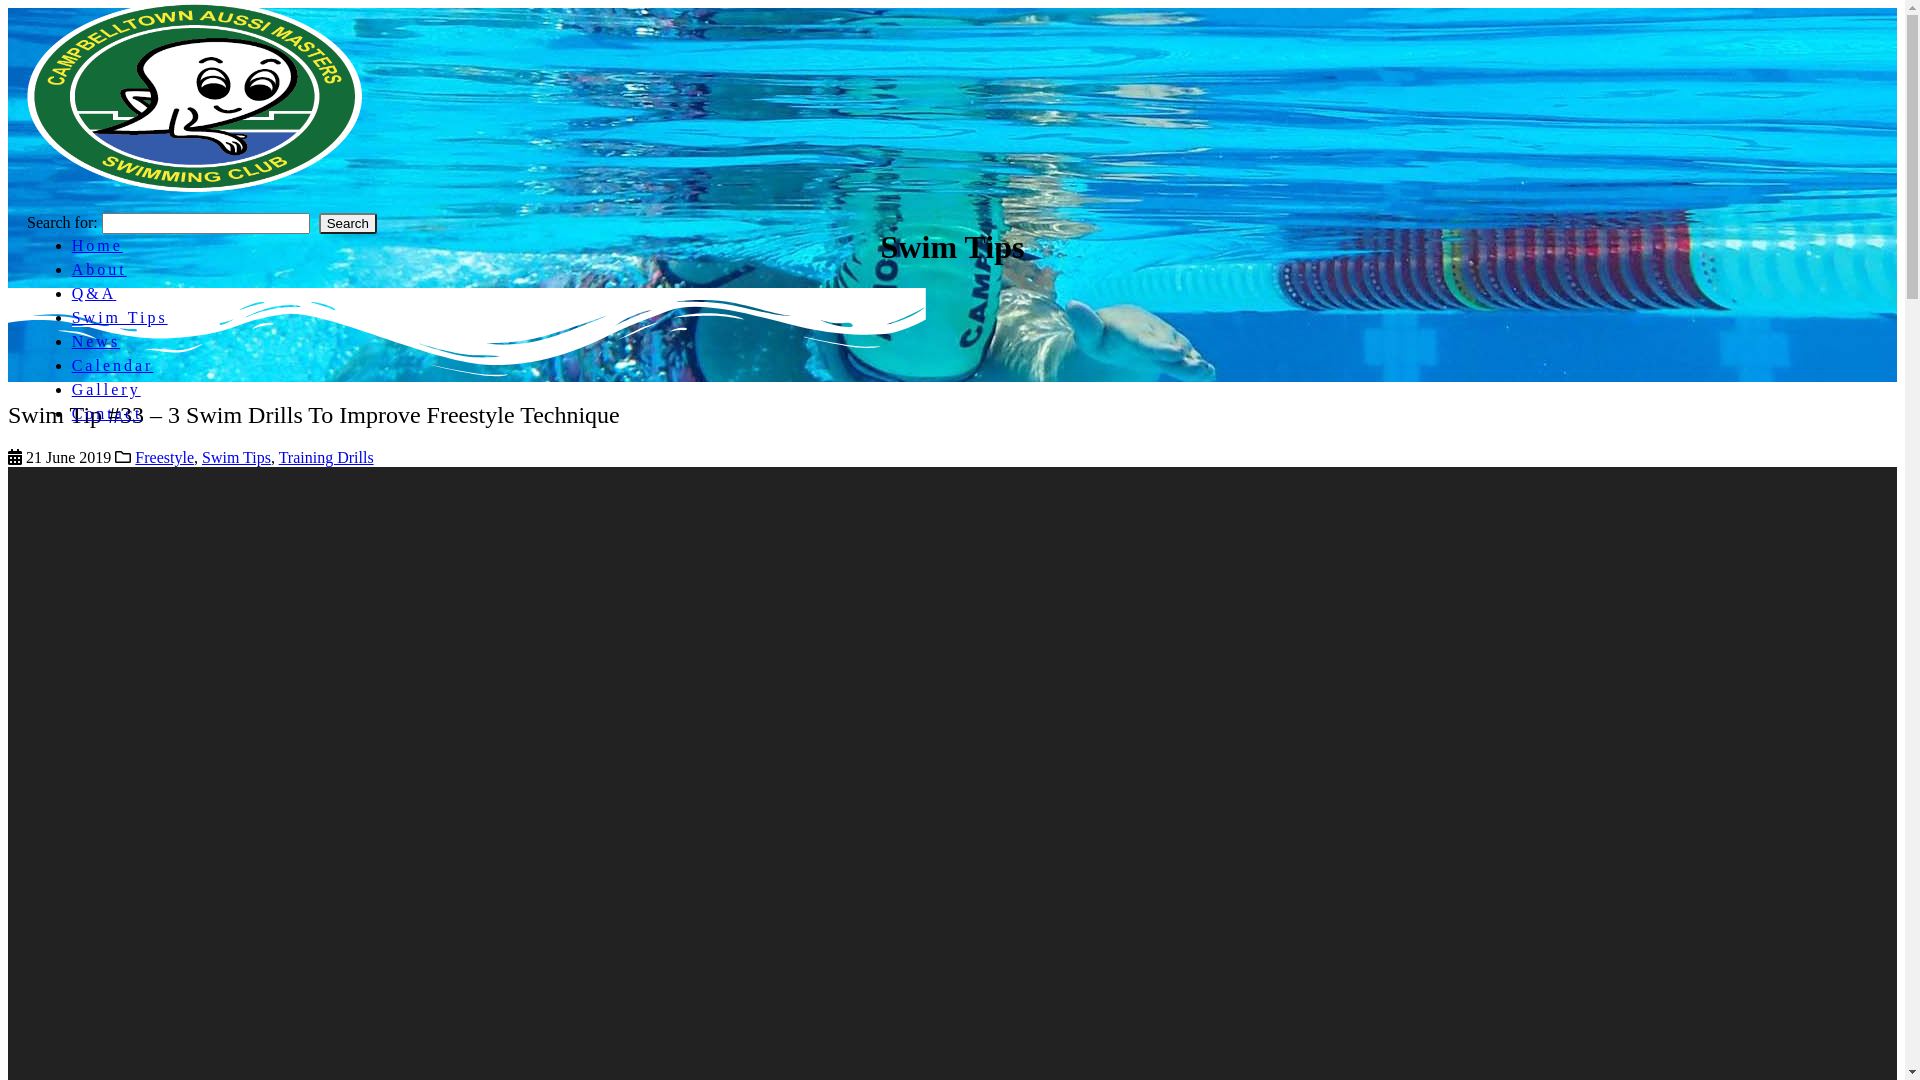  Describe the element at coordinates (95, 340) in the screenshot. I see `'News'` at that location.